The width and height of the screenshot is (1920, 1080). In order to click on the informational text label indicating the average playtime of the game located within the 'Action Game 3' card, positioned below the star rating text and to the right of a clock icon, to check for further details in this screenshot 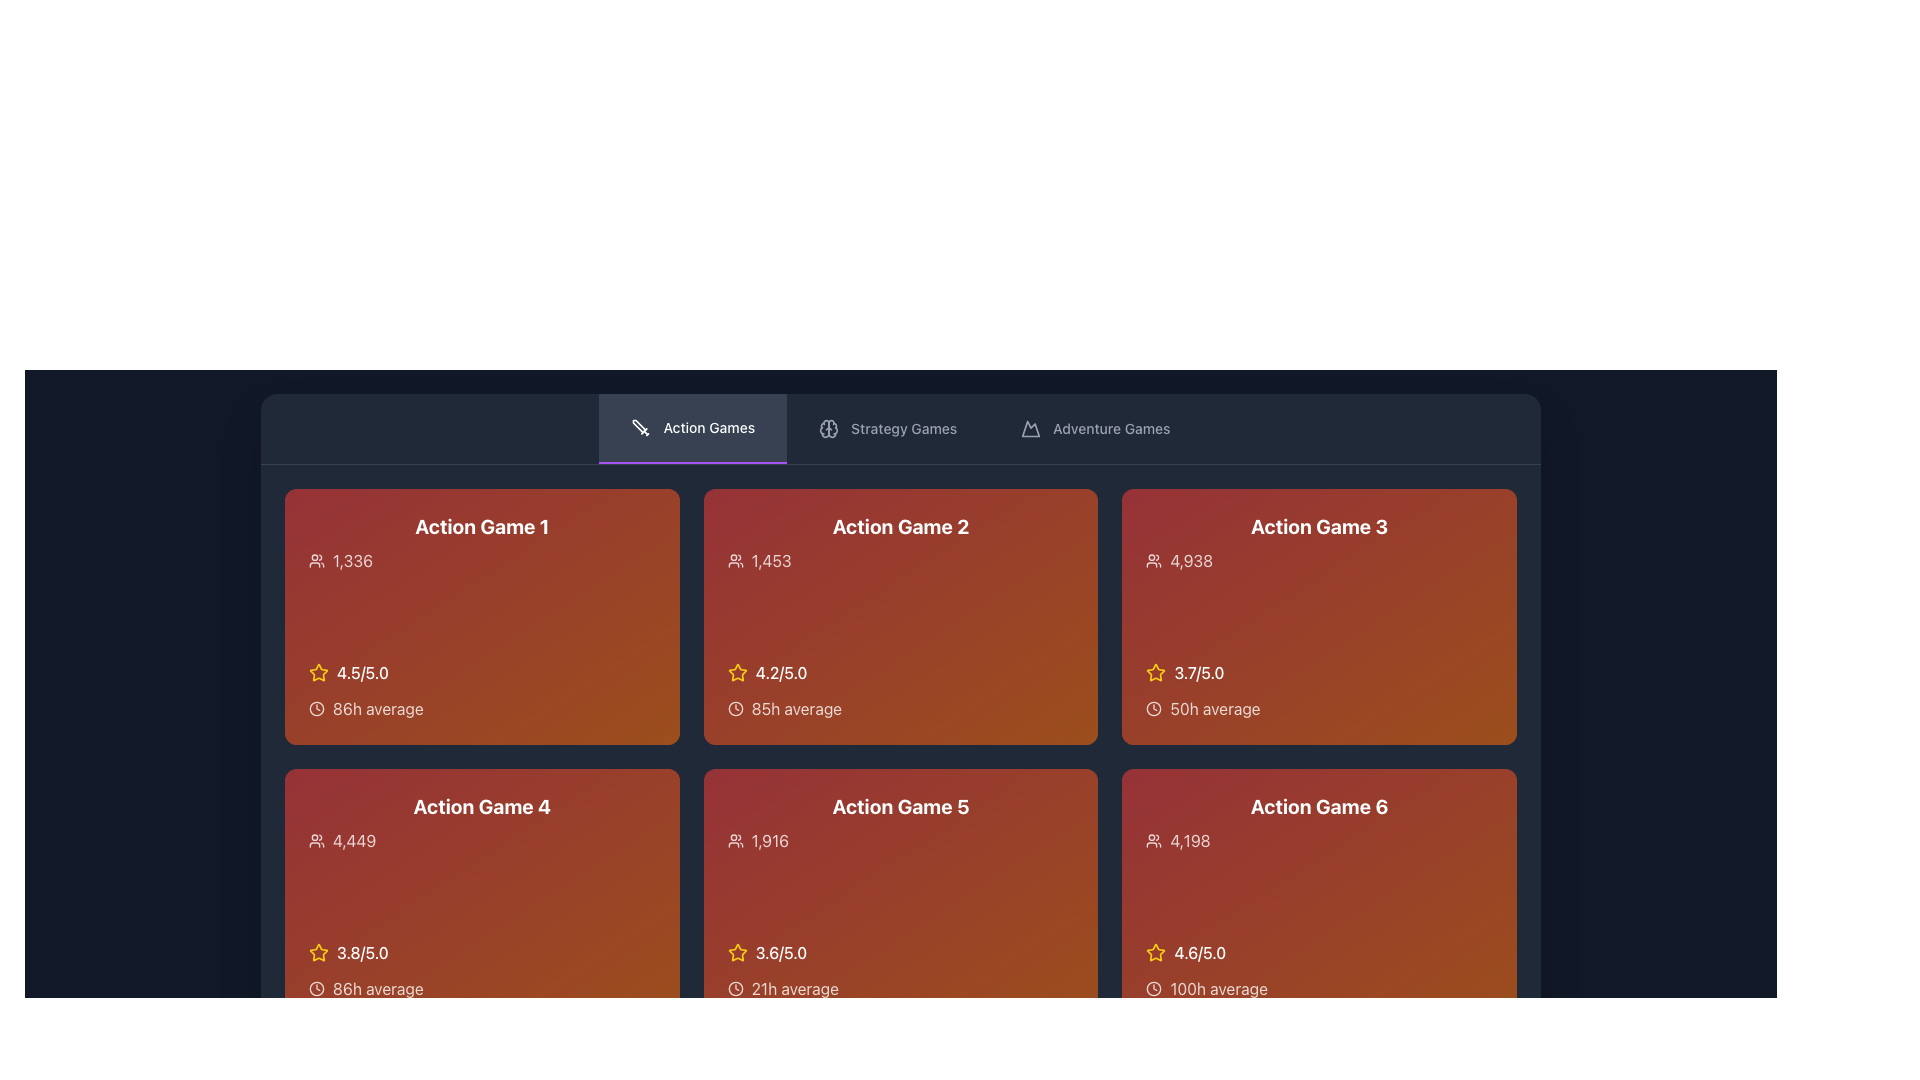, I will do `click(1214, 708)`.